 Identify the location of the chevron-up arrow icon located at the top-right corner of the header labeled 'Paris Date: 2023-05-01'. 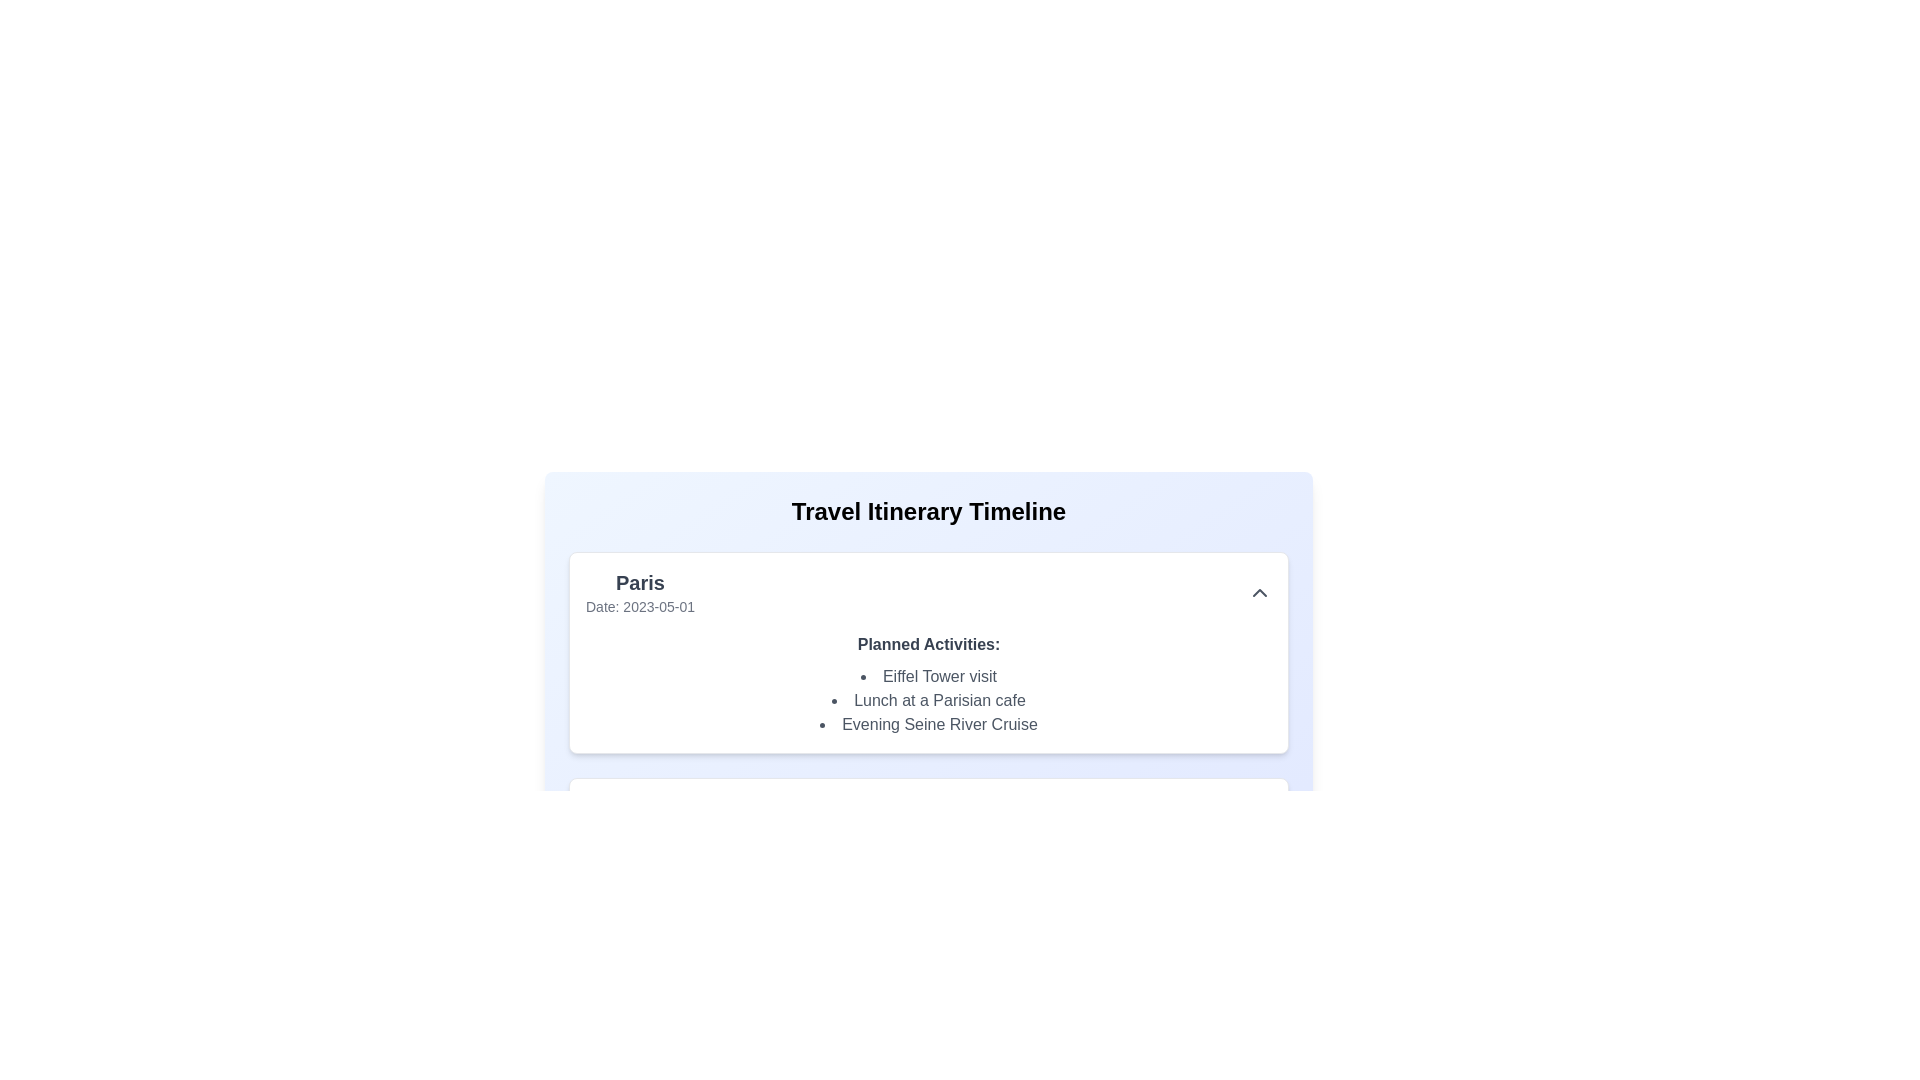
(1258, 592).